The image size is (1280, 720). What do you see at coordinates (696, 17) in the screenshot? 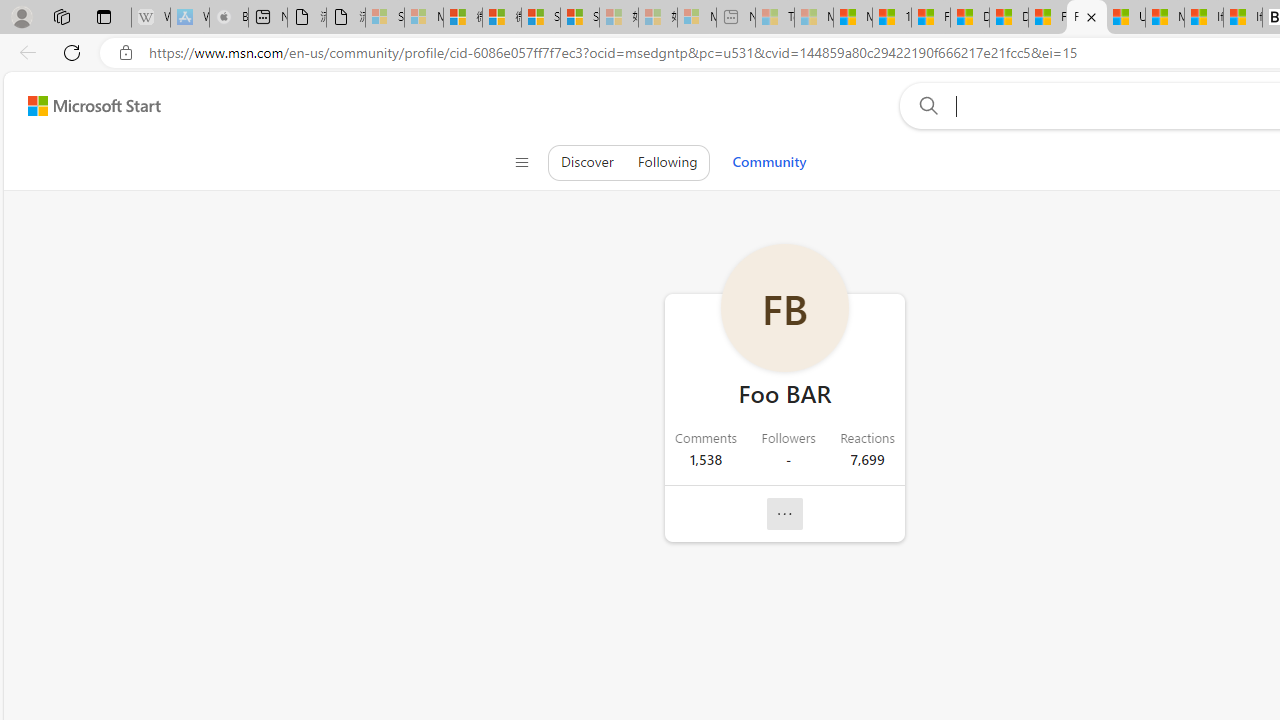
I see `'Microsoft account | Account Checkup - Sleeping'` at bounding box center [696, 17].